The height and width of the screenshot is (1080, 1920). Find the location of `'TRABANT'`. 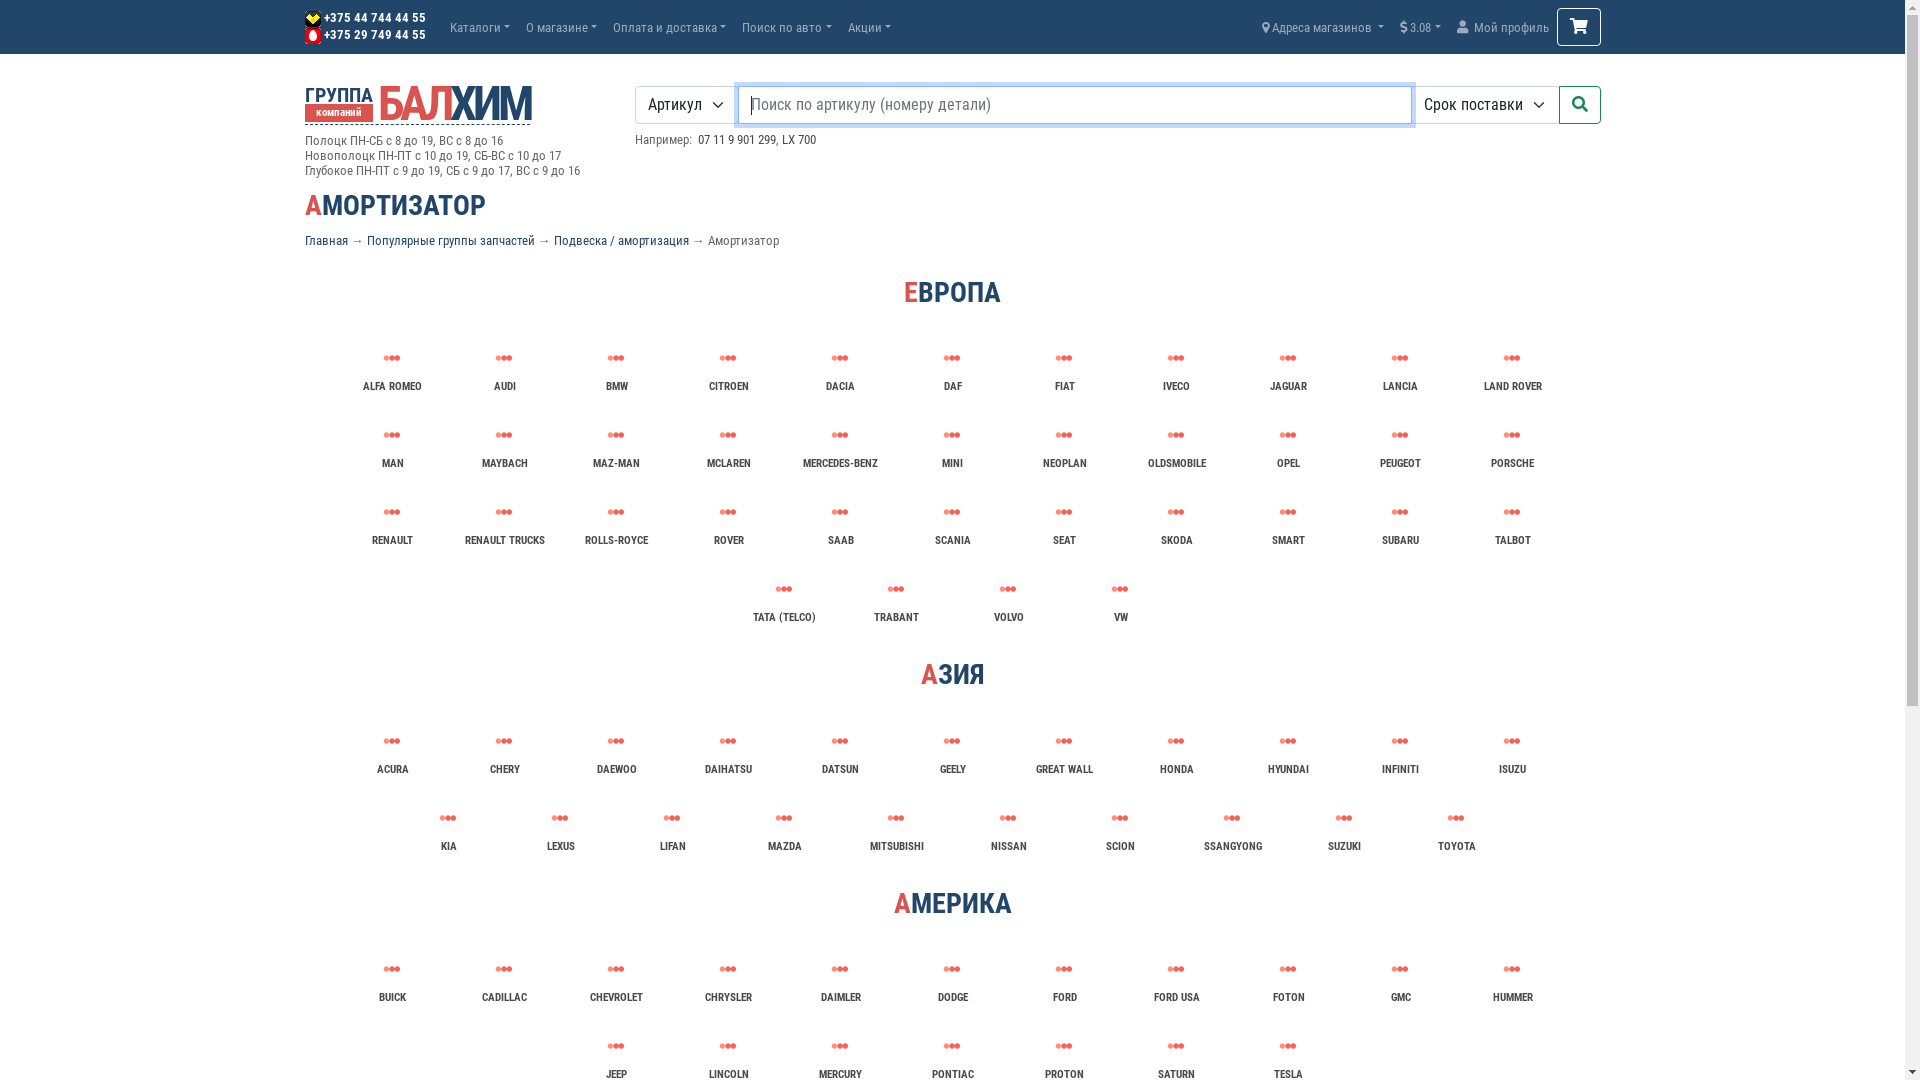

'TRABANT' is located at coordinates (844, 595).